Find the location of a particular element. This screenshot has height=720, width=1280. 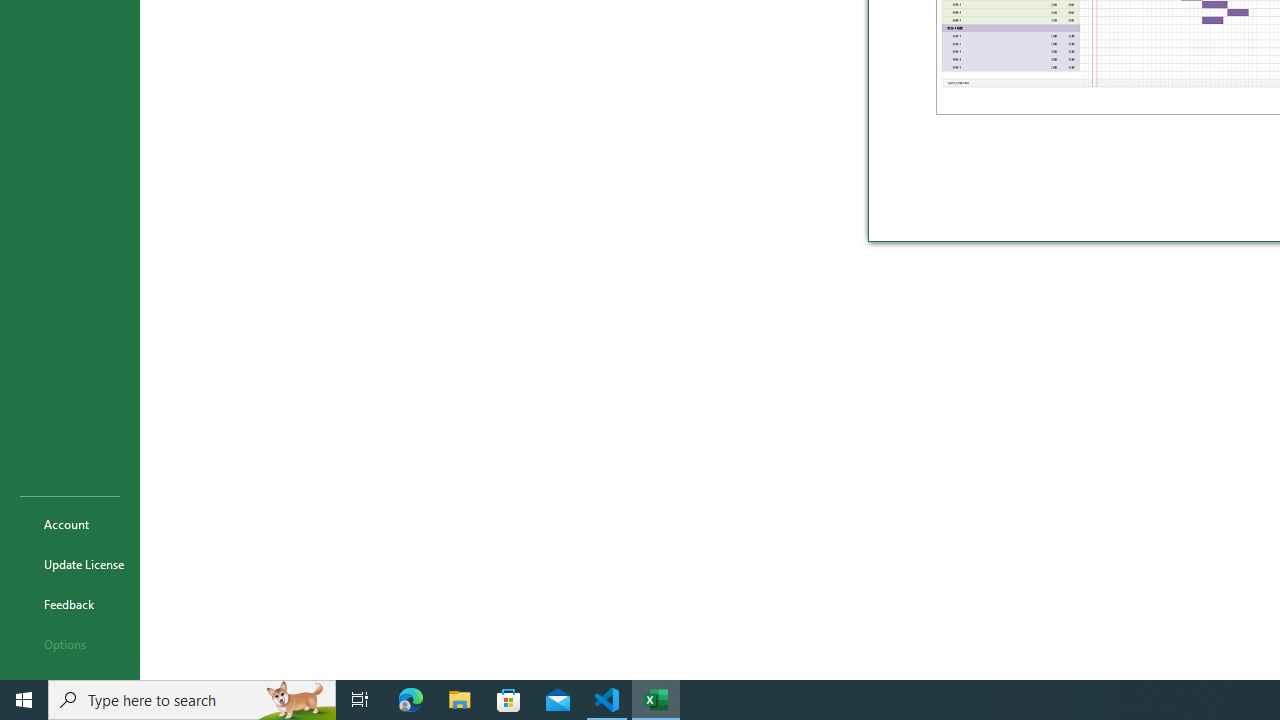

'Excel - 1 running window' is located at coordinates (656, 698).